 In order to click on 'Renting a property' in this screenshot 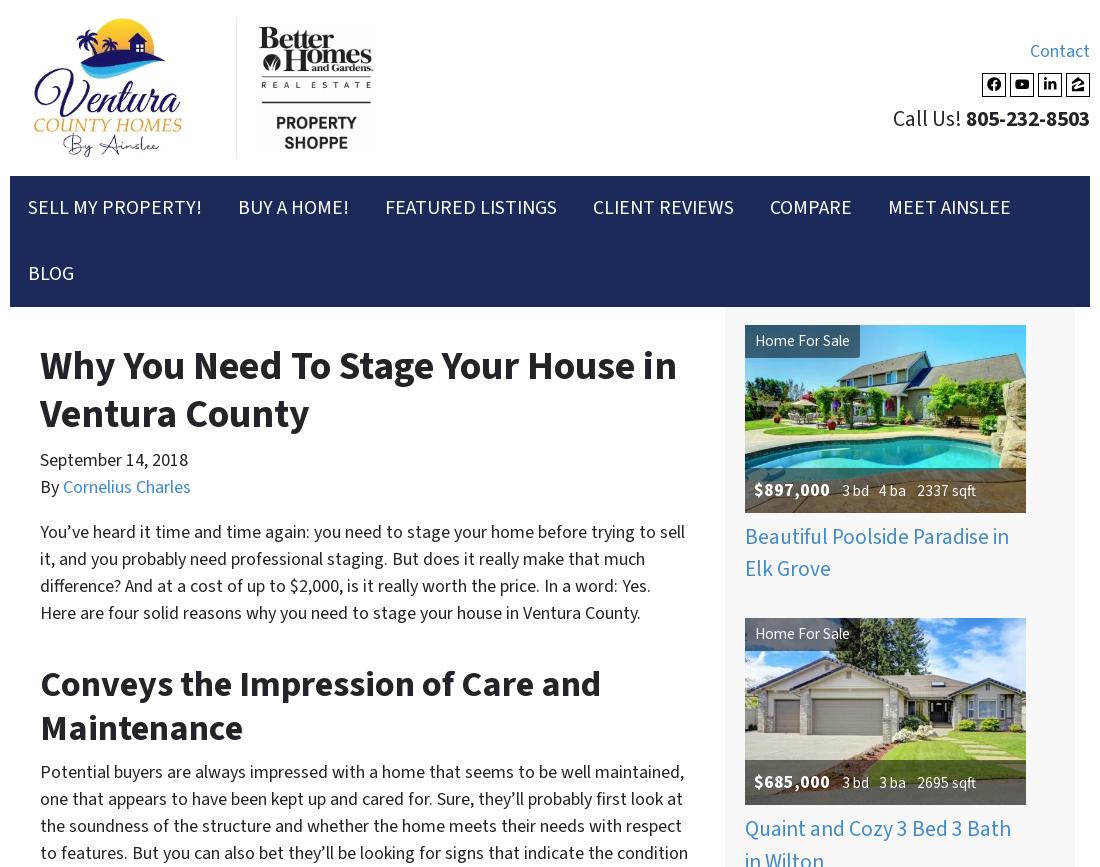, I will do `click(157, 131)`.